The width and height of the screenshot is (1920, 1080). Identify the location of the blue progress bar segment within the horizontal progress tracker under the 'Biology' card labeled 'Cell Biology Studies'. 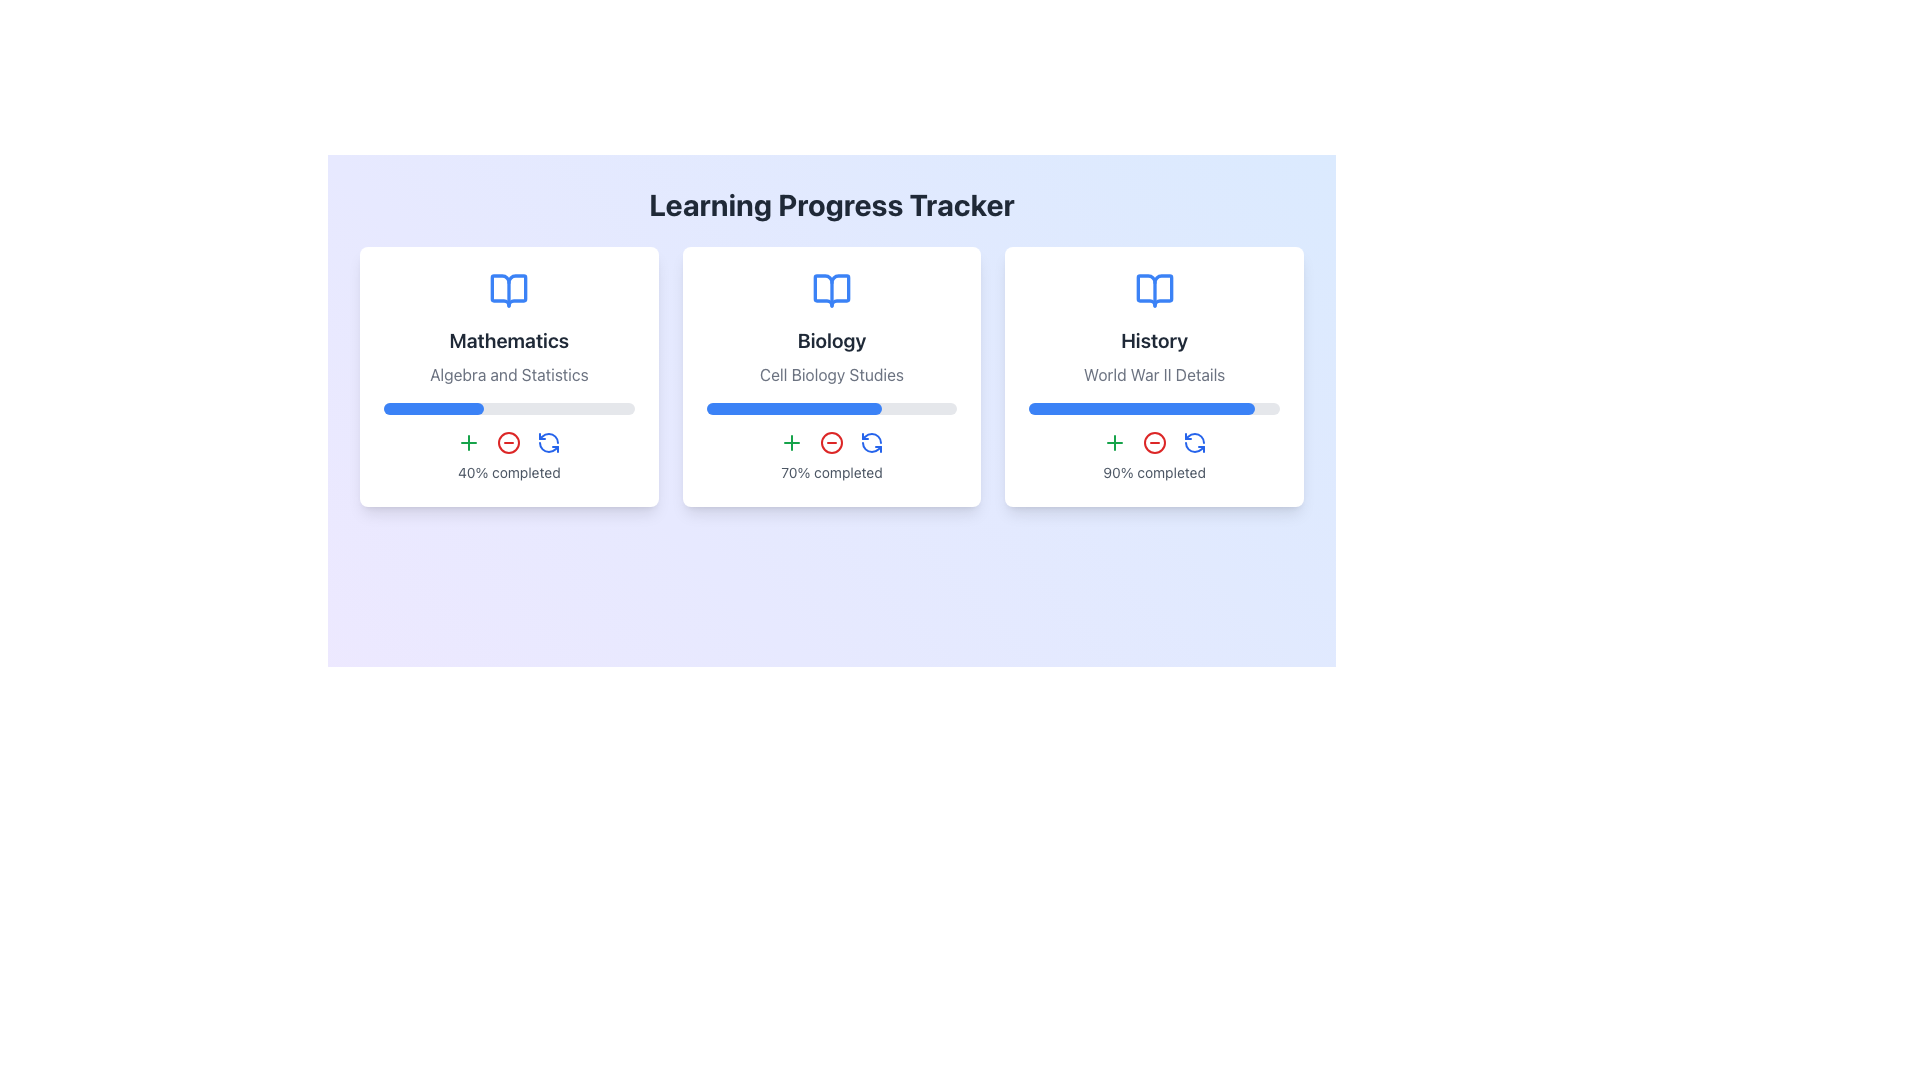
(793, 407).